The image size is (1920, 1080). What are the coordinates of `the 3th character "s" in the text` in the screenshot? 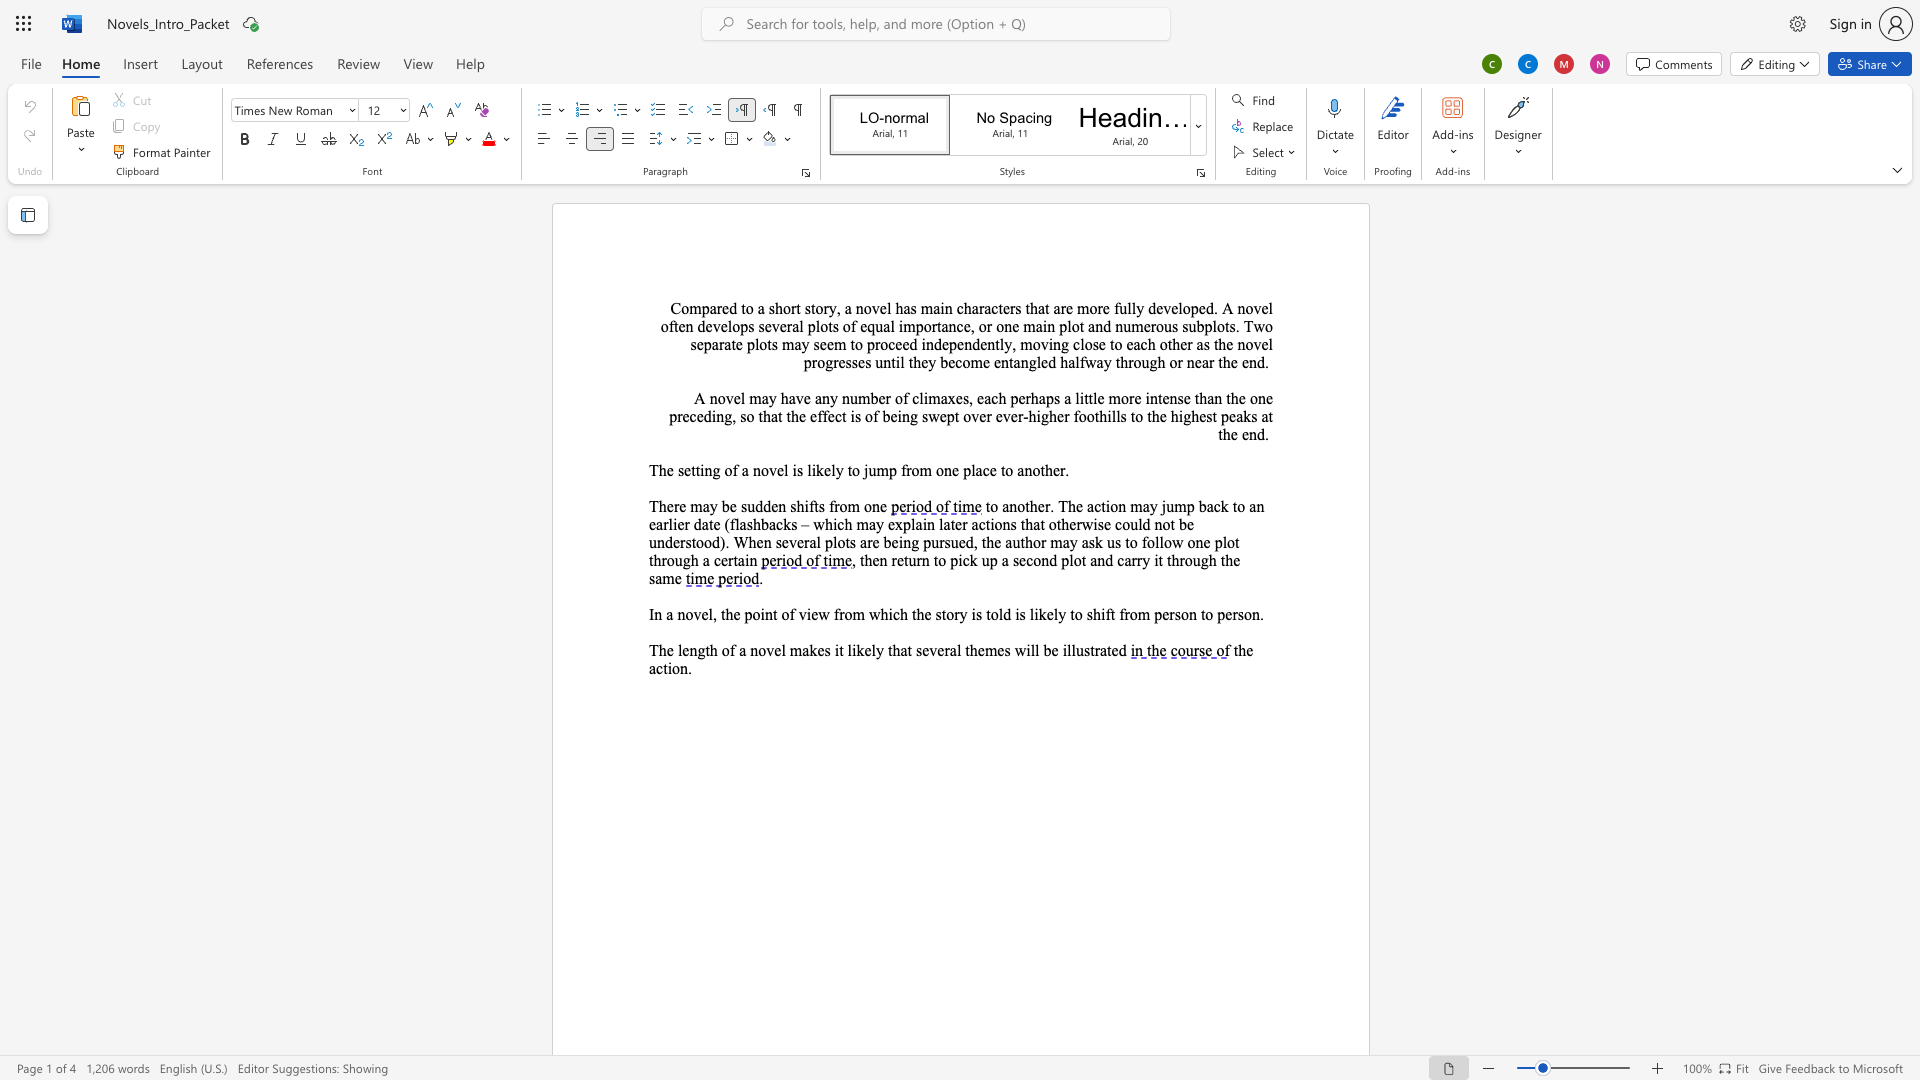 It's located at (693, 343).